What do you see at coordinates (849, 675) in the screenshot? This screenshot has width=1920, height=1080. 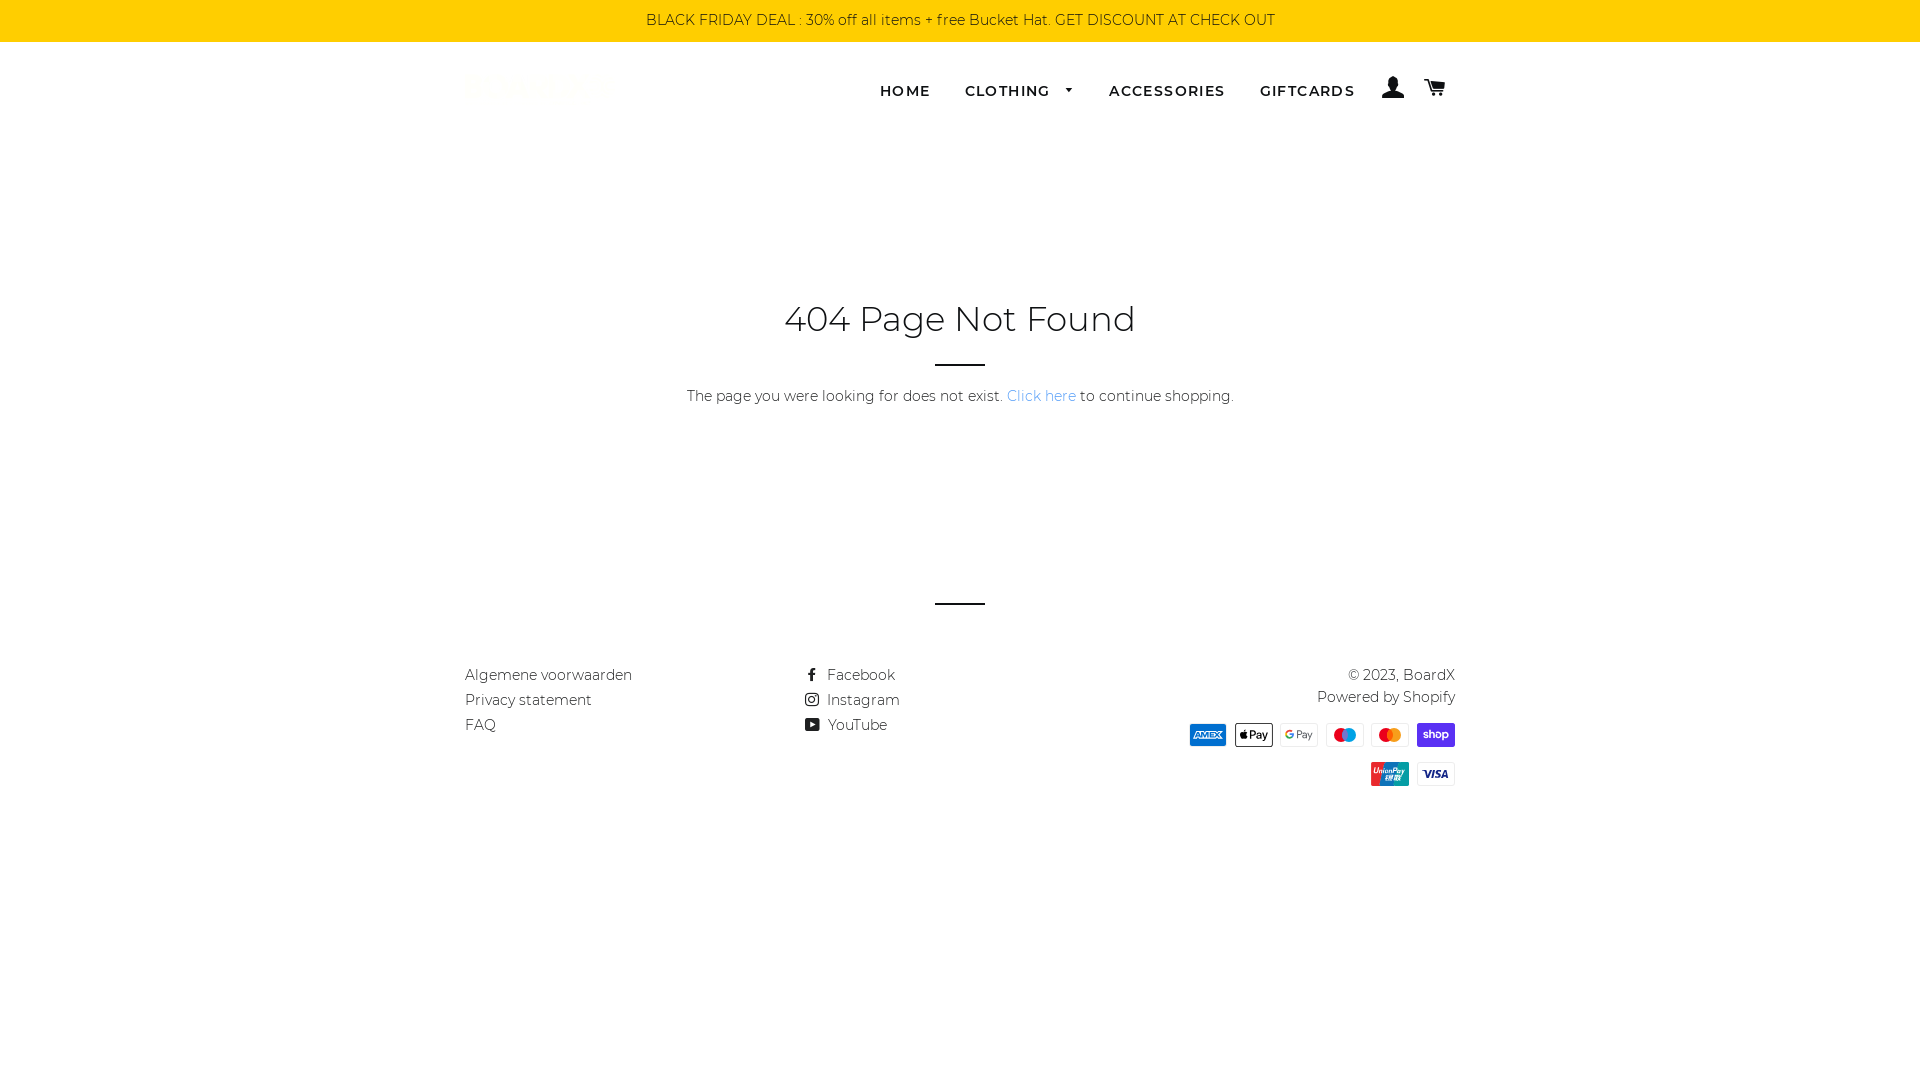 I see `'Facebook'` at bounding box center [849, 675].